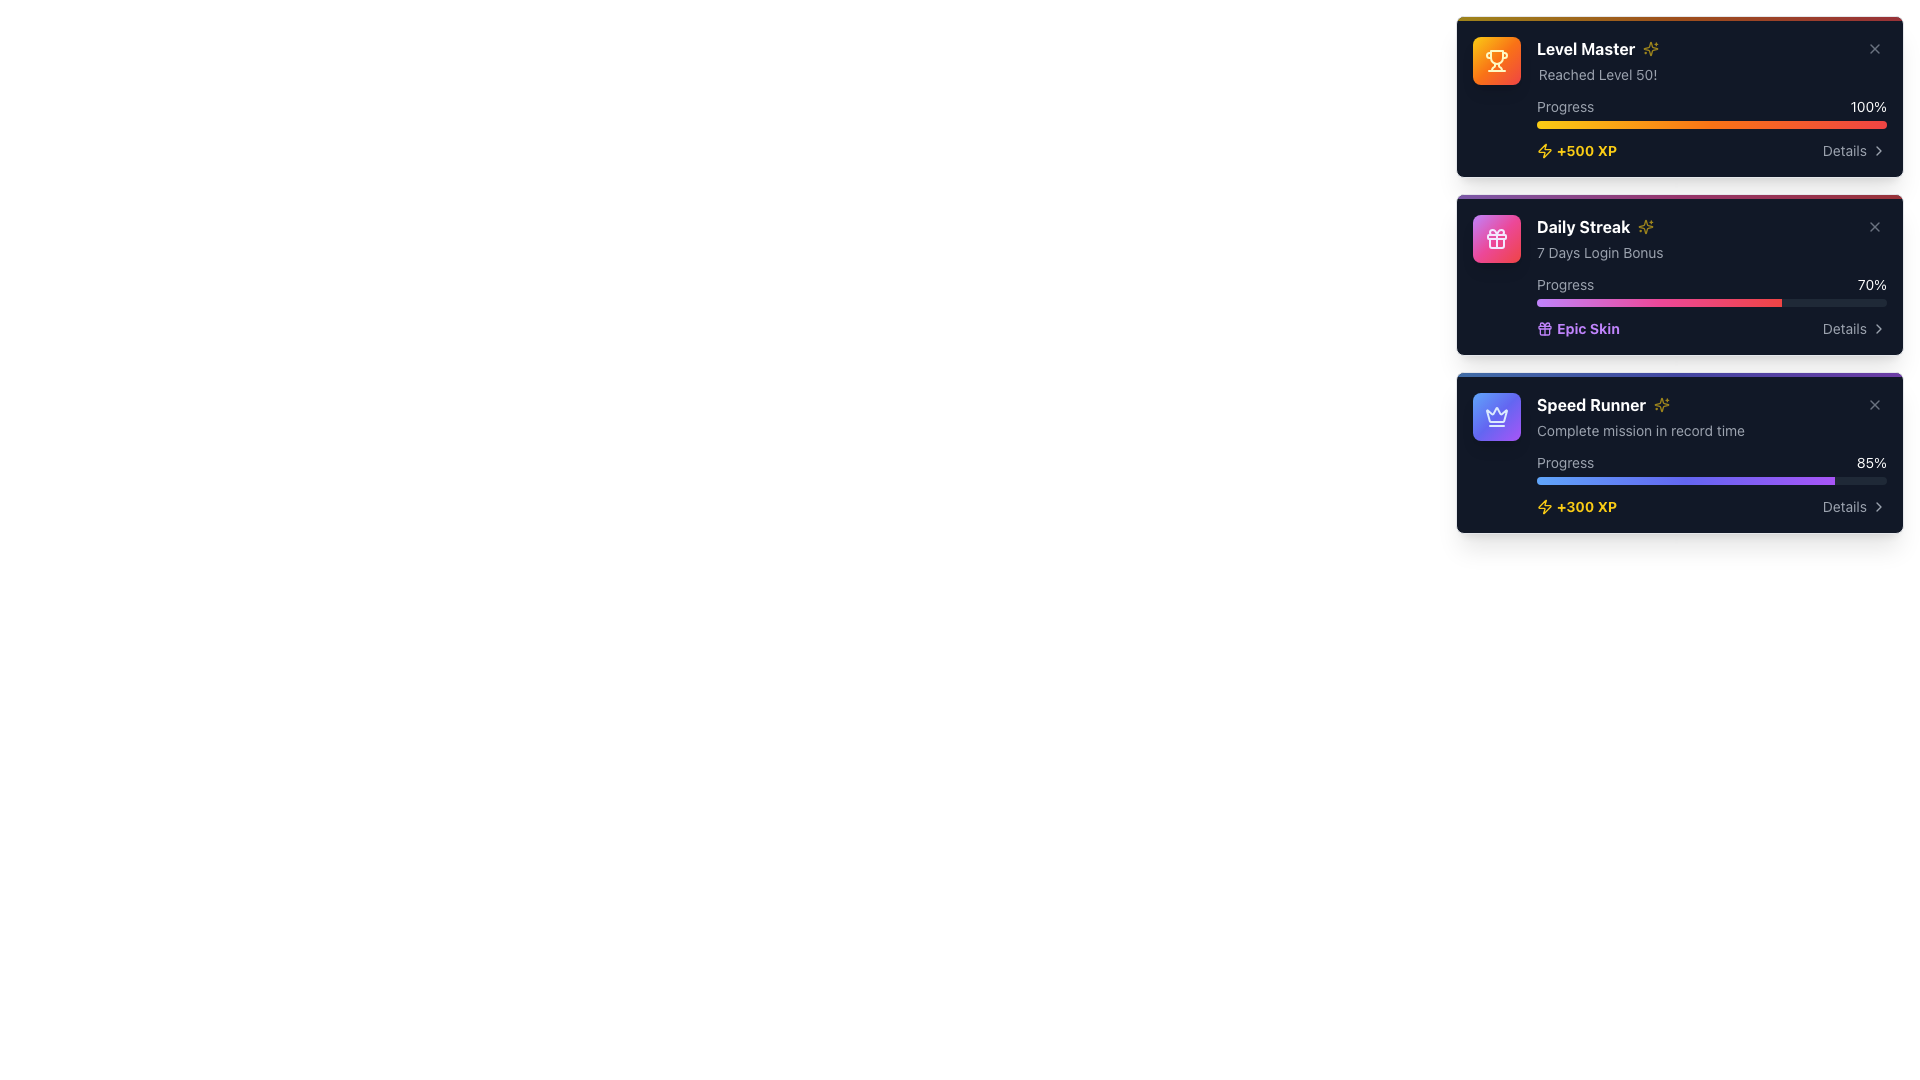  I want to click on the crown icon with a gradient blue to purple background, located at the beginning of the 'Speed Runner' achievement card, positioned above the 'Speed Runner' text, so click(1497, 415).